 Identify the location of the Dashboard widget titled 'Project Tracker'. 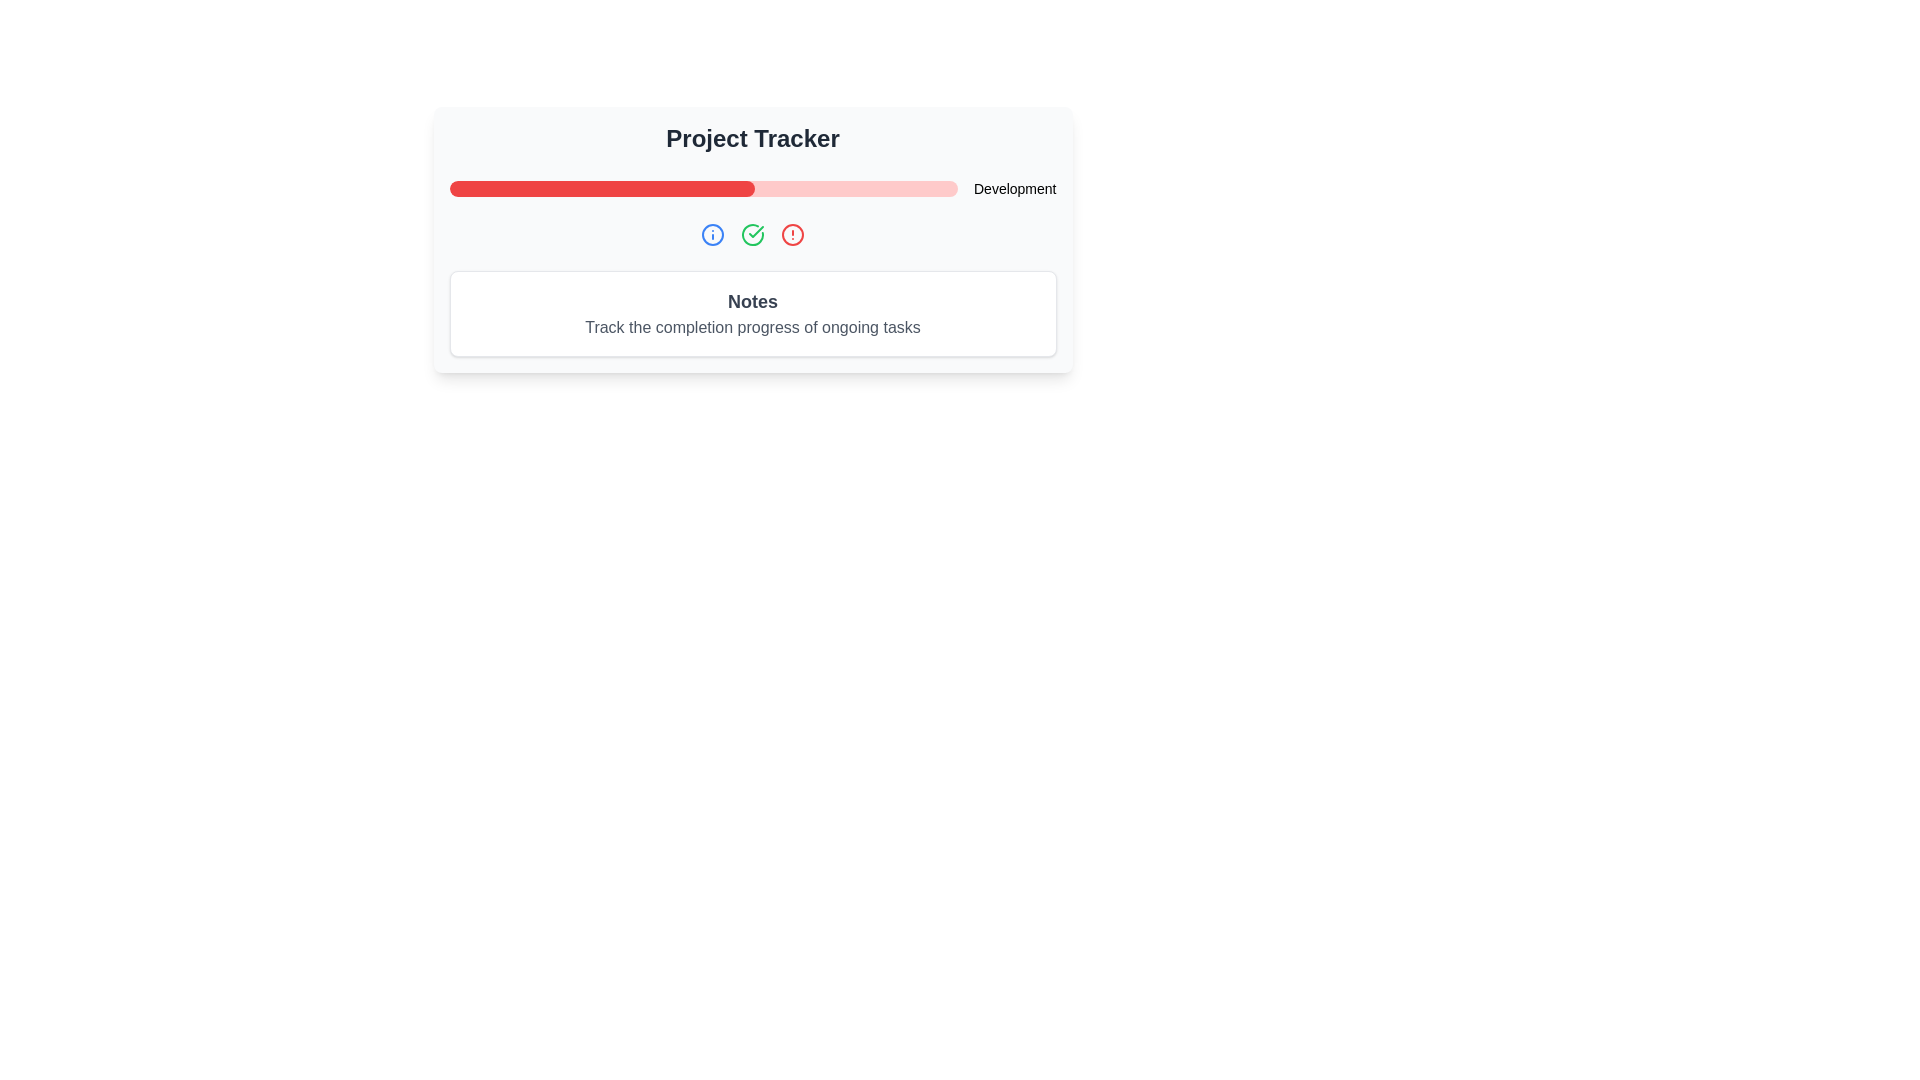
(752, 238).